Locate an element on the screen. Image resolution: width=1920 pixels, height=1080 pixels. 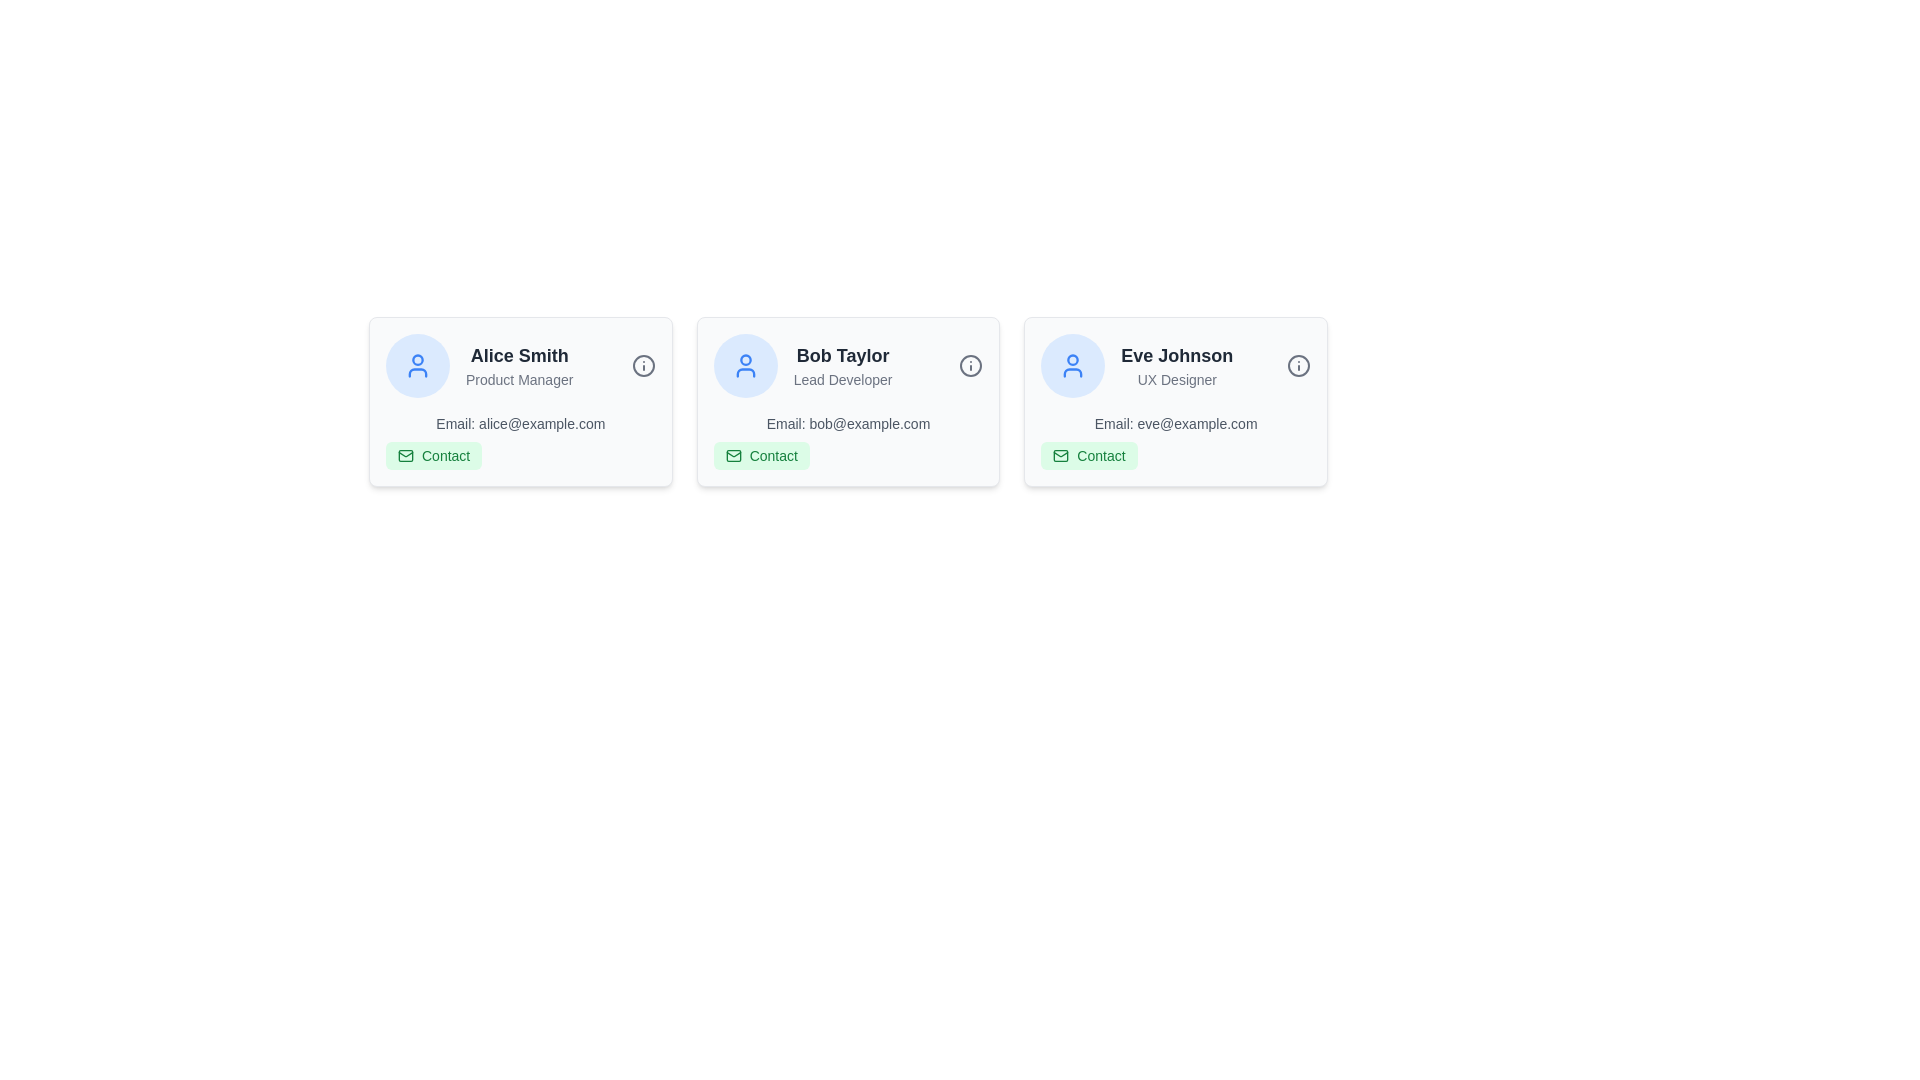
the second Contact Card in the grid layout, which displays an individual's photo, name, role, contact email, and a green 'Contact' button is located at coordinates (848, 401).